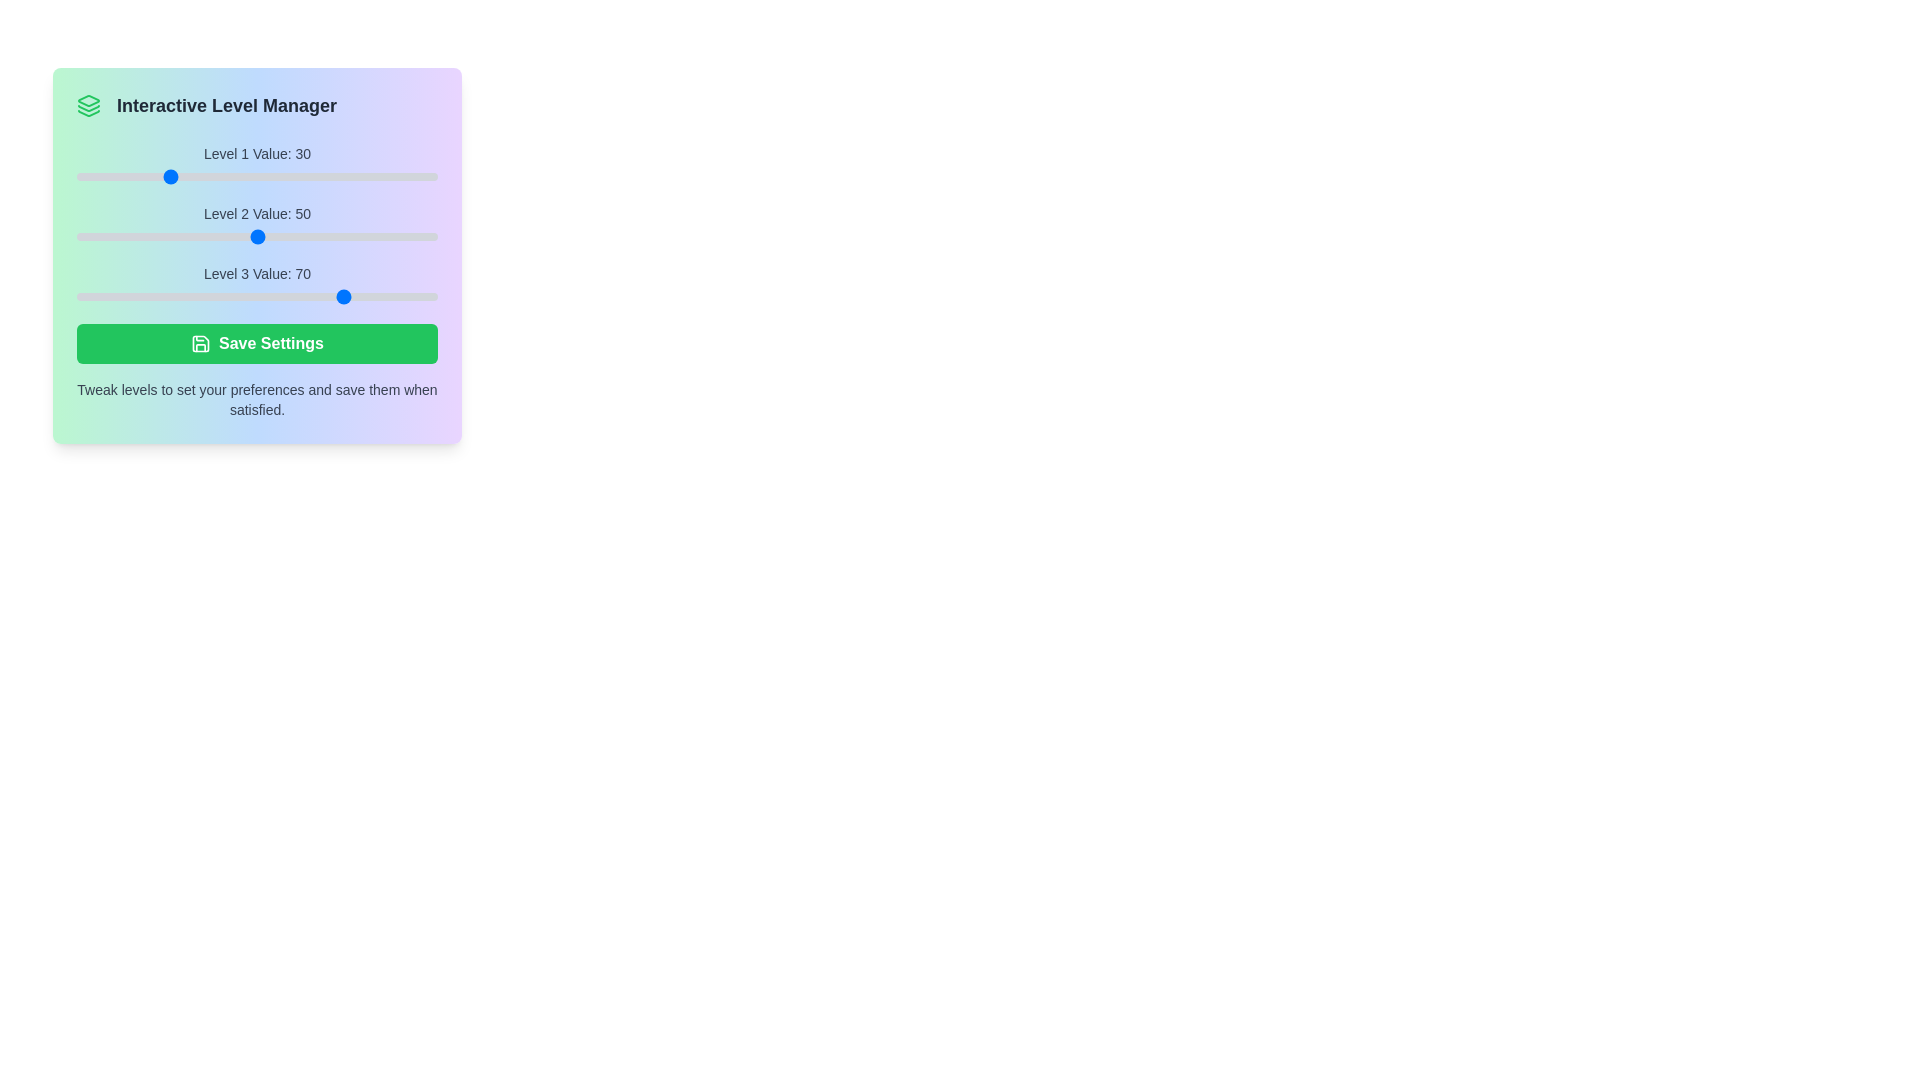  Describe the element at coordinates (256, 153) in the screenshot. I see `the Text label that displays the current value for Level 1, which is positioned above the corresponding slider bar for Level 1 adjustment` at that location.